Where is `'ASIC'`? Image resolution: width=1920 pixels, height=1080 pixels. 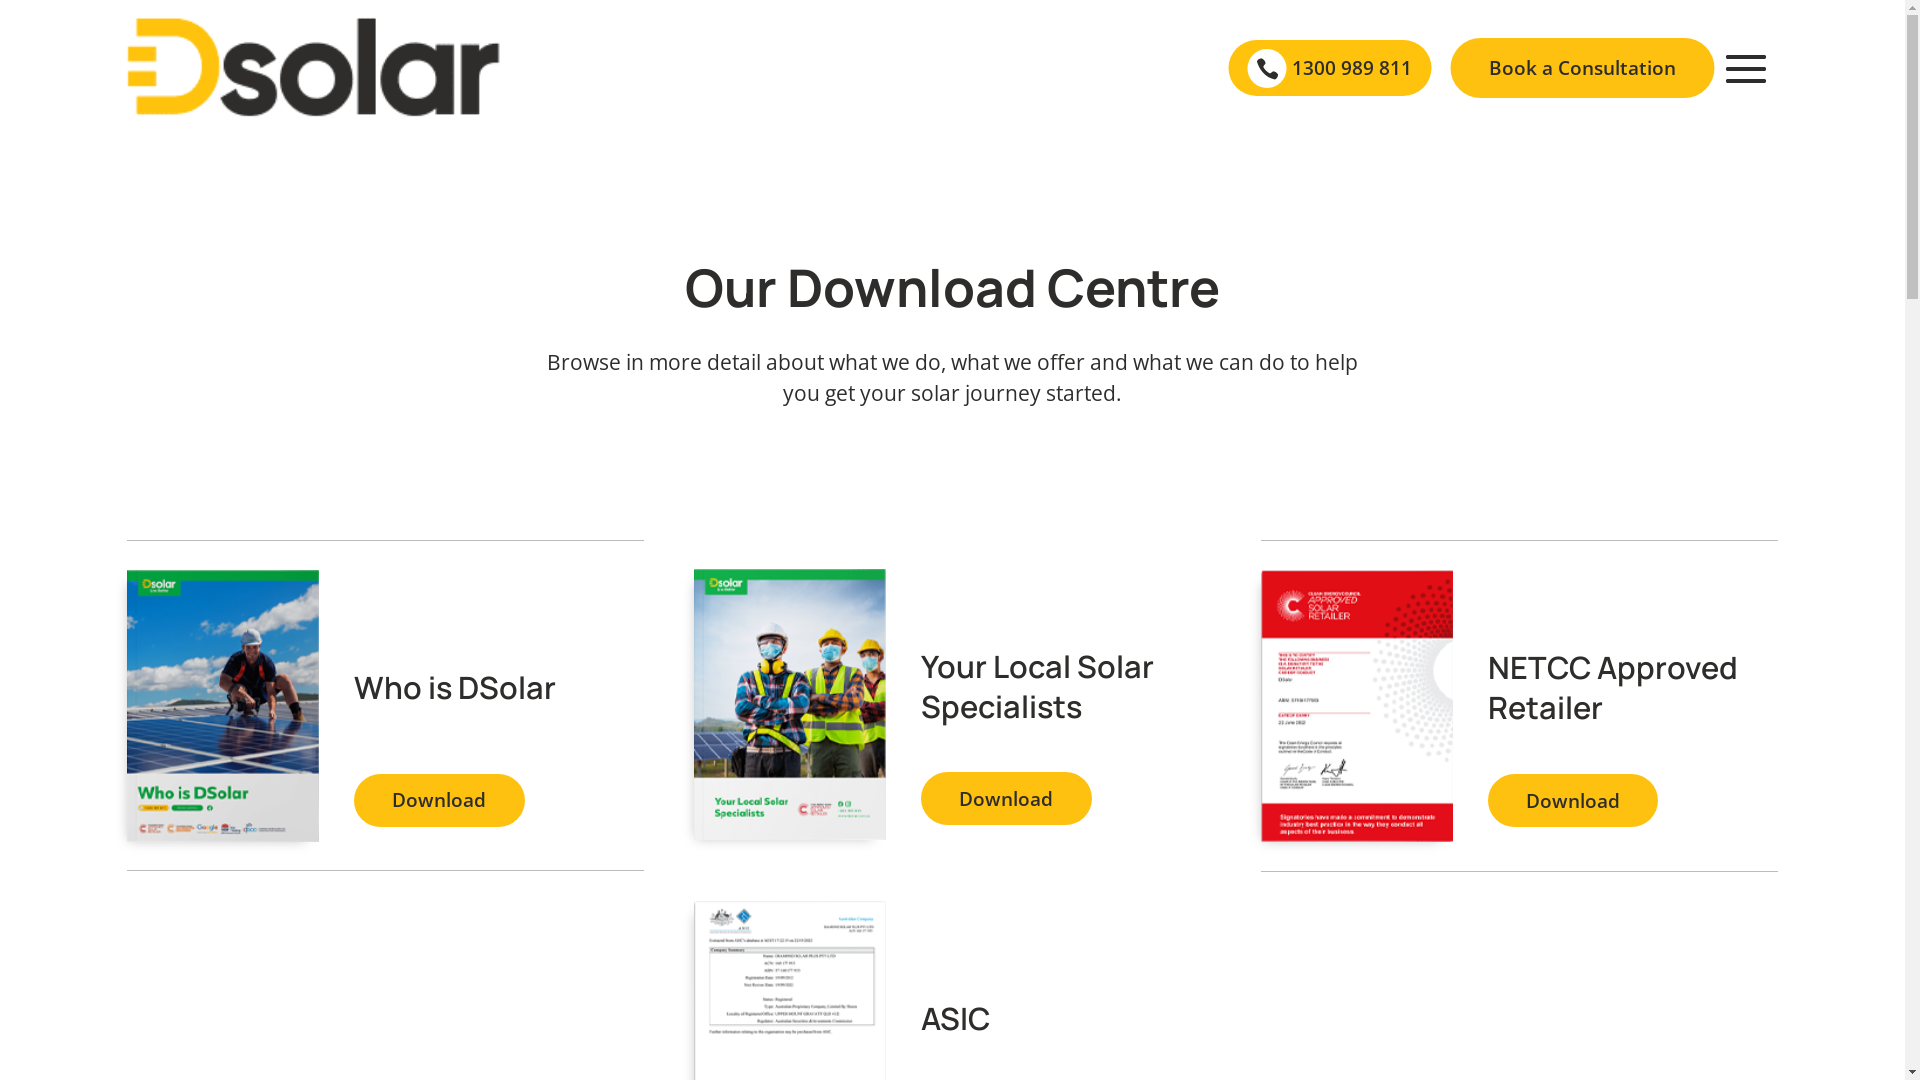
'ASIC' is located at coordinates (954, 1018).